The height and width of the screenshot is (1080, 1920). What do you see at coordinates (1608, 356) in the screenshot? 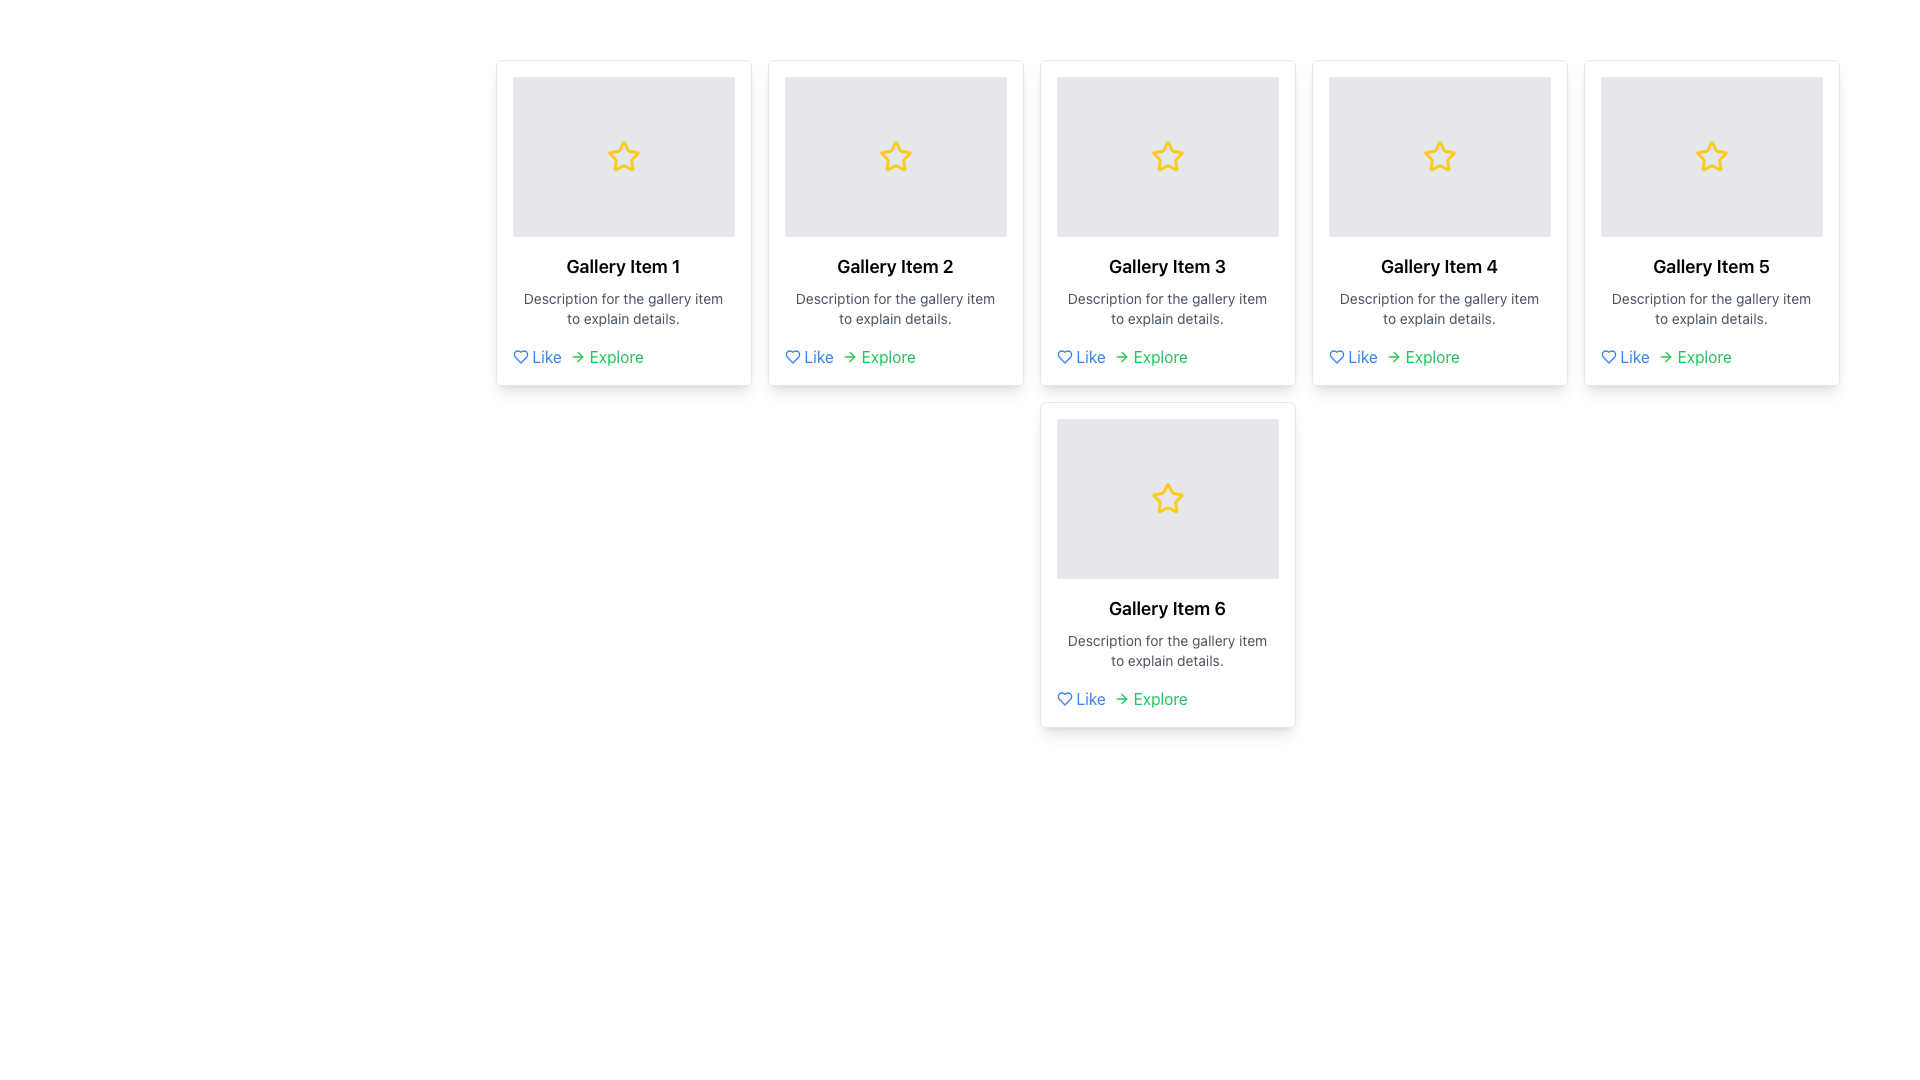
I see `the heart icon associated with 'Gallery Item 5'` at bounding box center [1608, 356].